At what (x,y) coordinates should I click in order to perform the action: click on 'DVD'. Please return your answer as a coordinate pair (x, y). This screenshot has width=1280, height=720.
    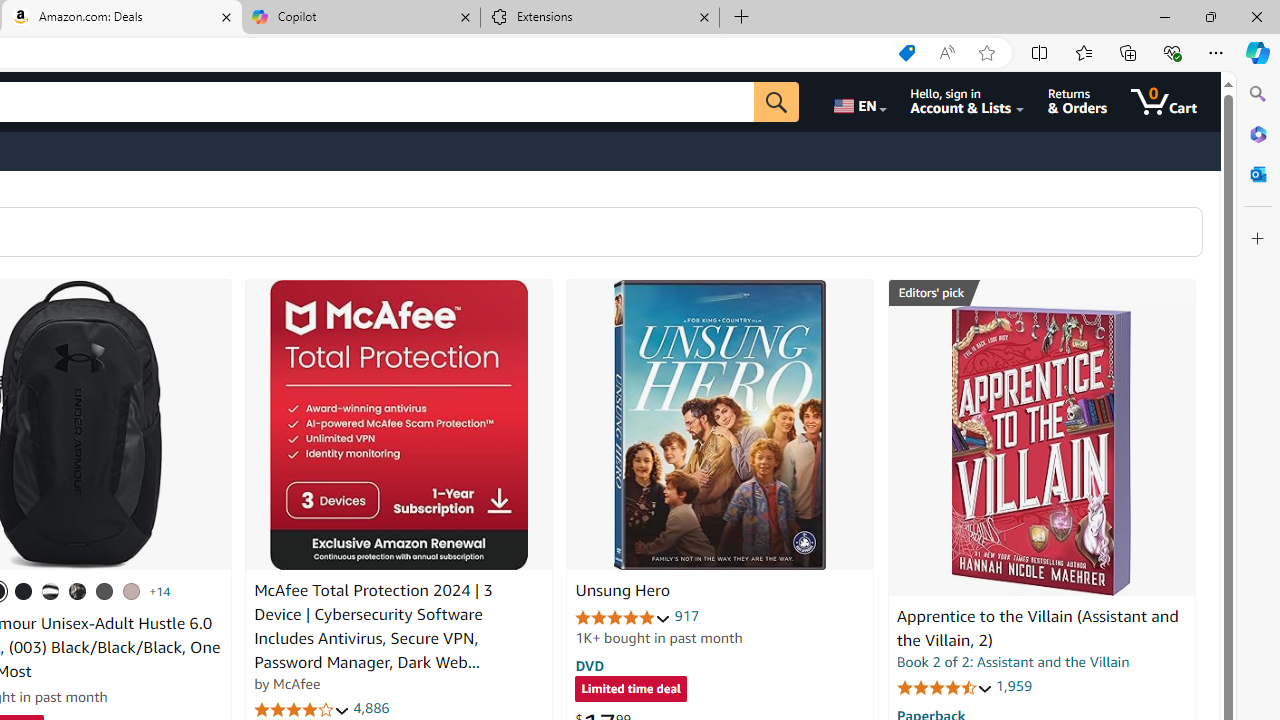
    Looking at the image, I should click on (589, 665).